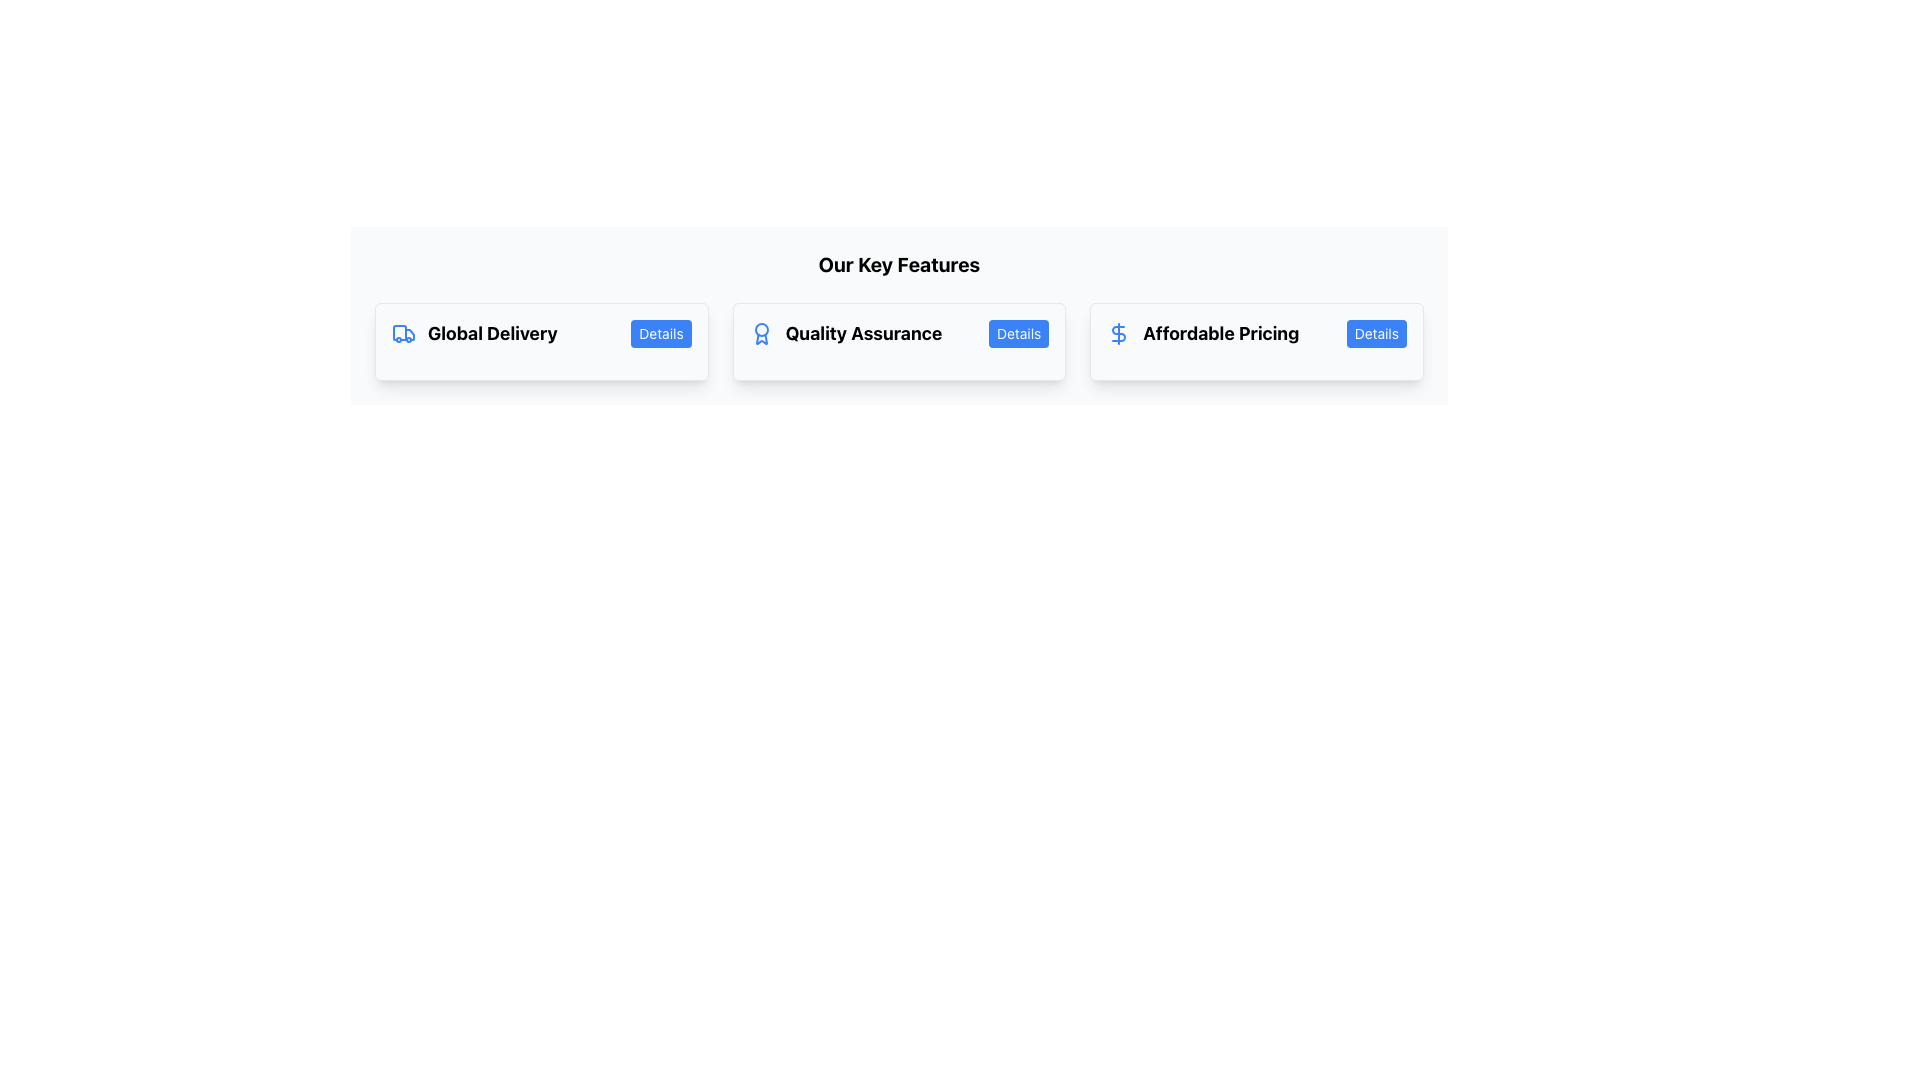 The width and height of the screenshot is (1920, 1080). Describe the element at coordinates (898, 264) in the screenshot. I see `the bold, black text reading 'Our Key Features' that is centrally aligned and prominently placed at the top of a section with a light gray background` at that location.